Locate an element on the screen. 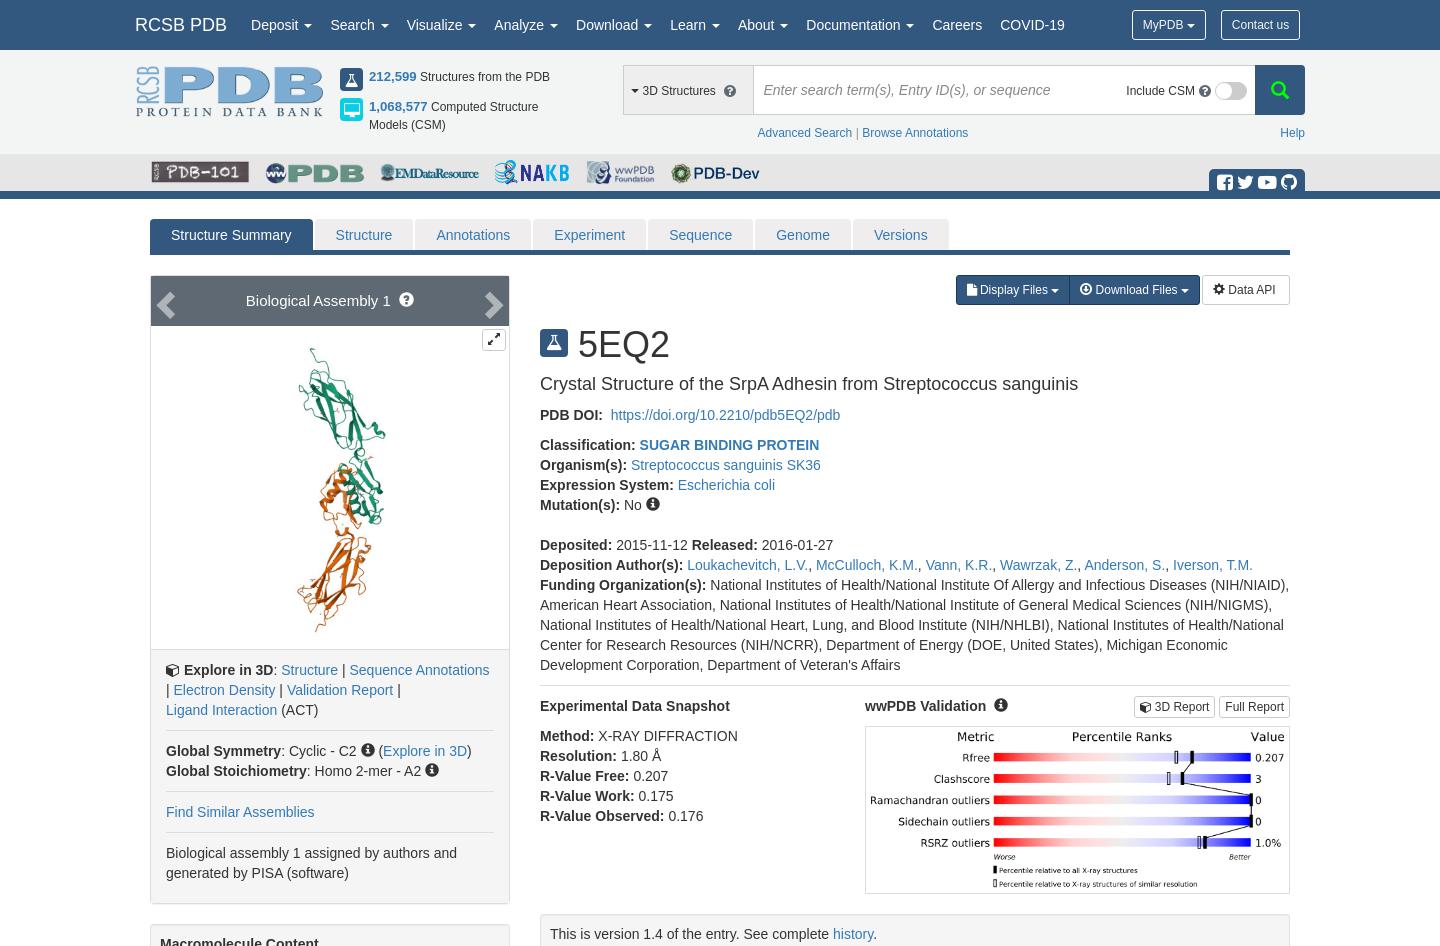  '2015-11-12' is located at coordinates (652, 544).